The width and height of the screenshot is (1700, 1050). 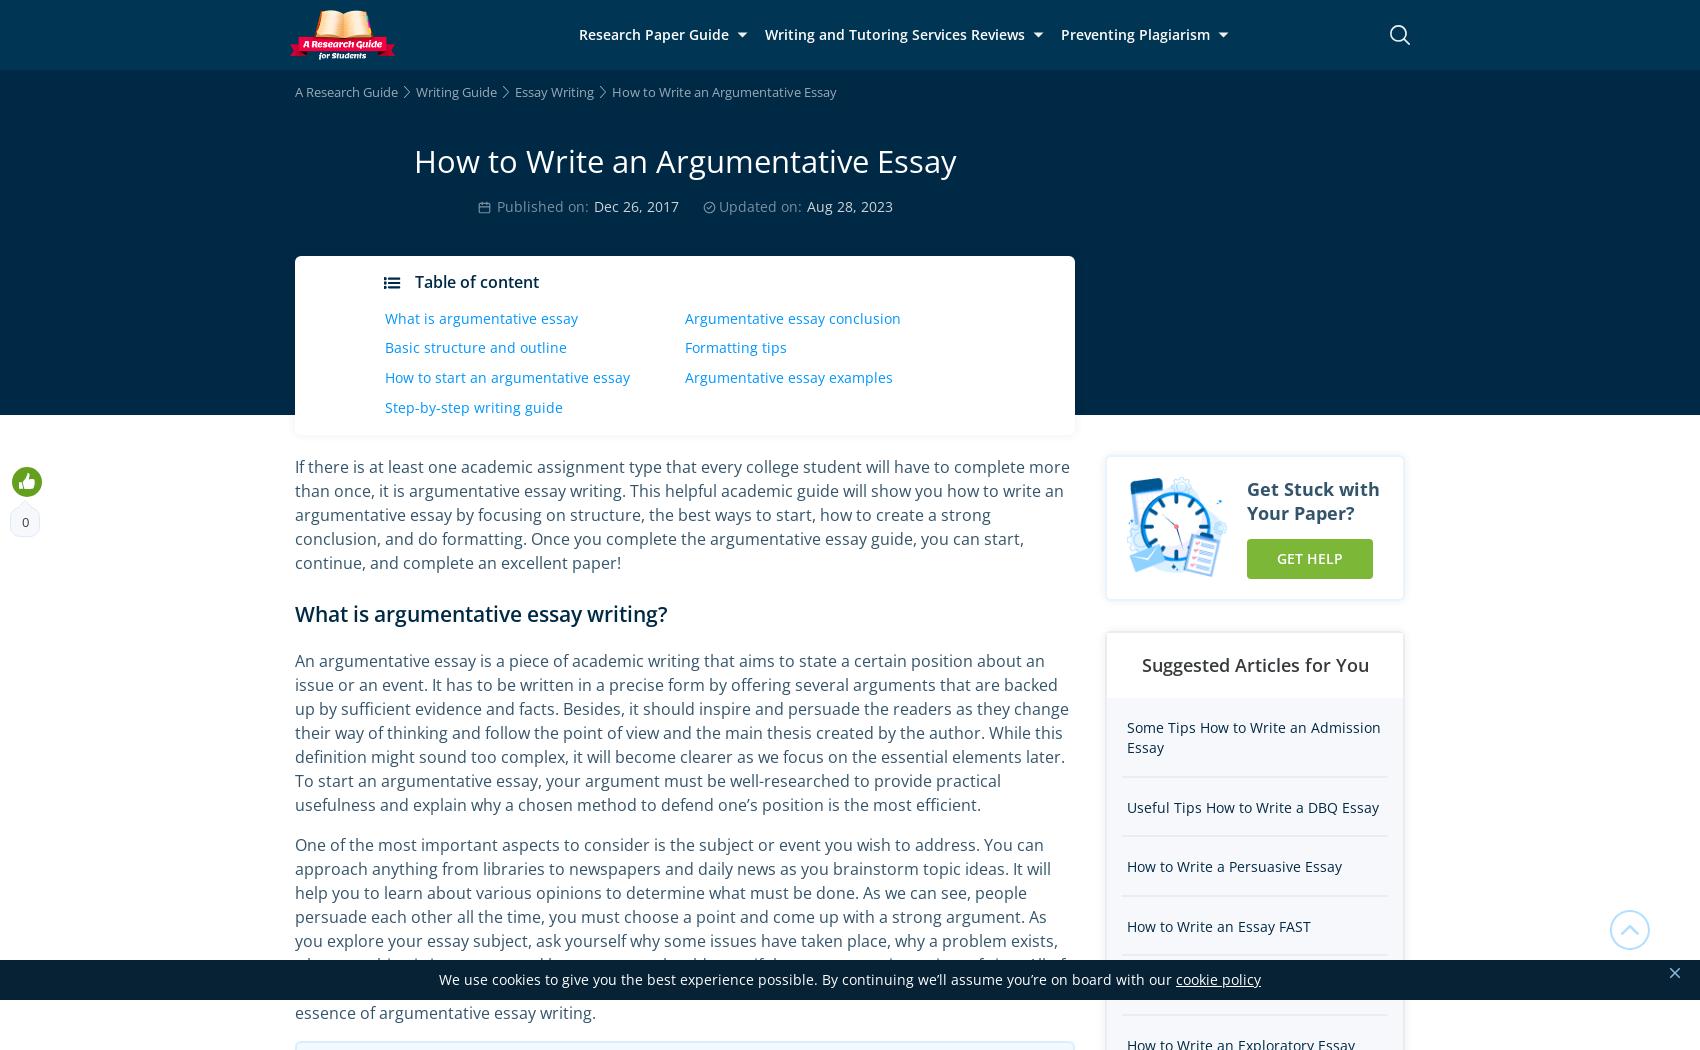 I want to click on 'Step-by-step writing guide', so click(x=473, y=406).